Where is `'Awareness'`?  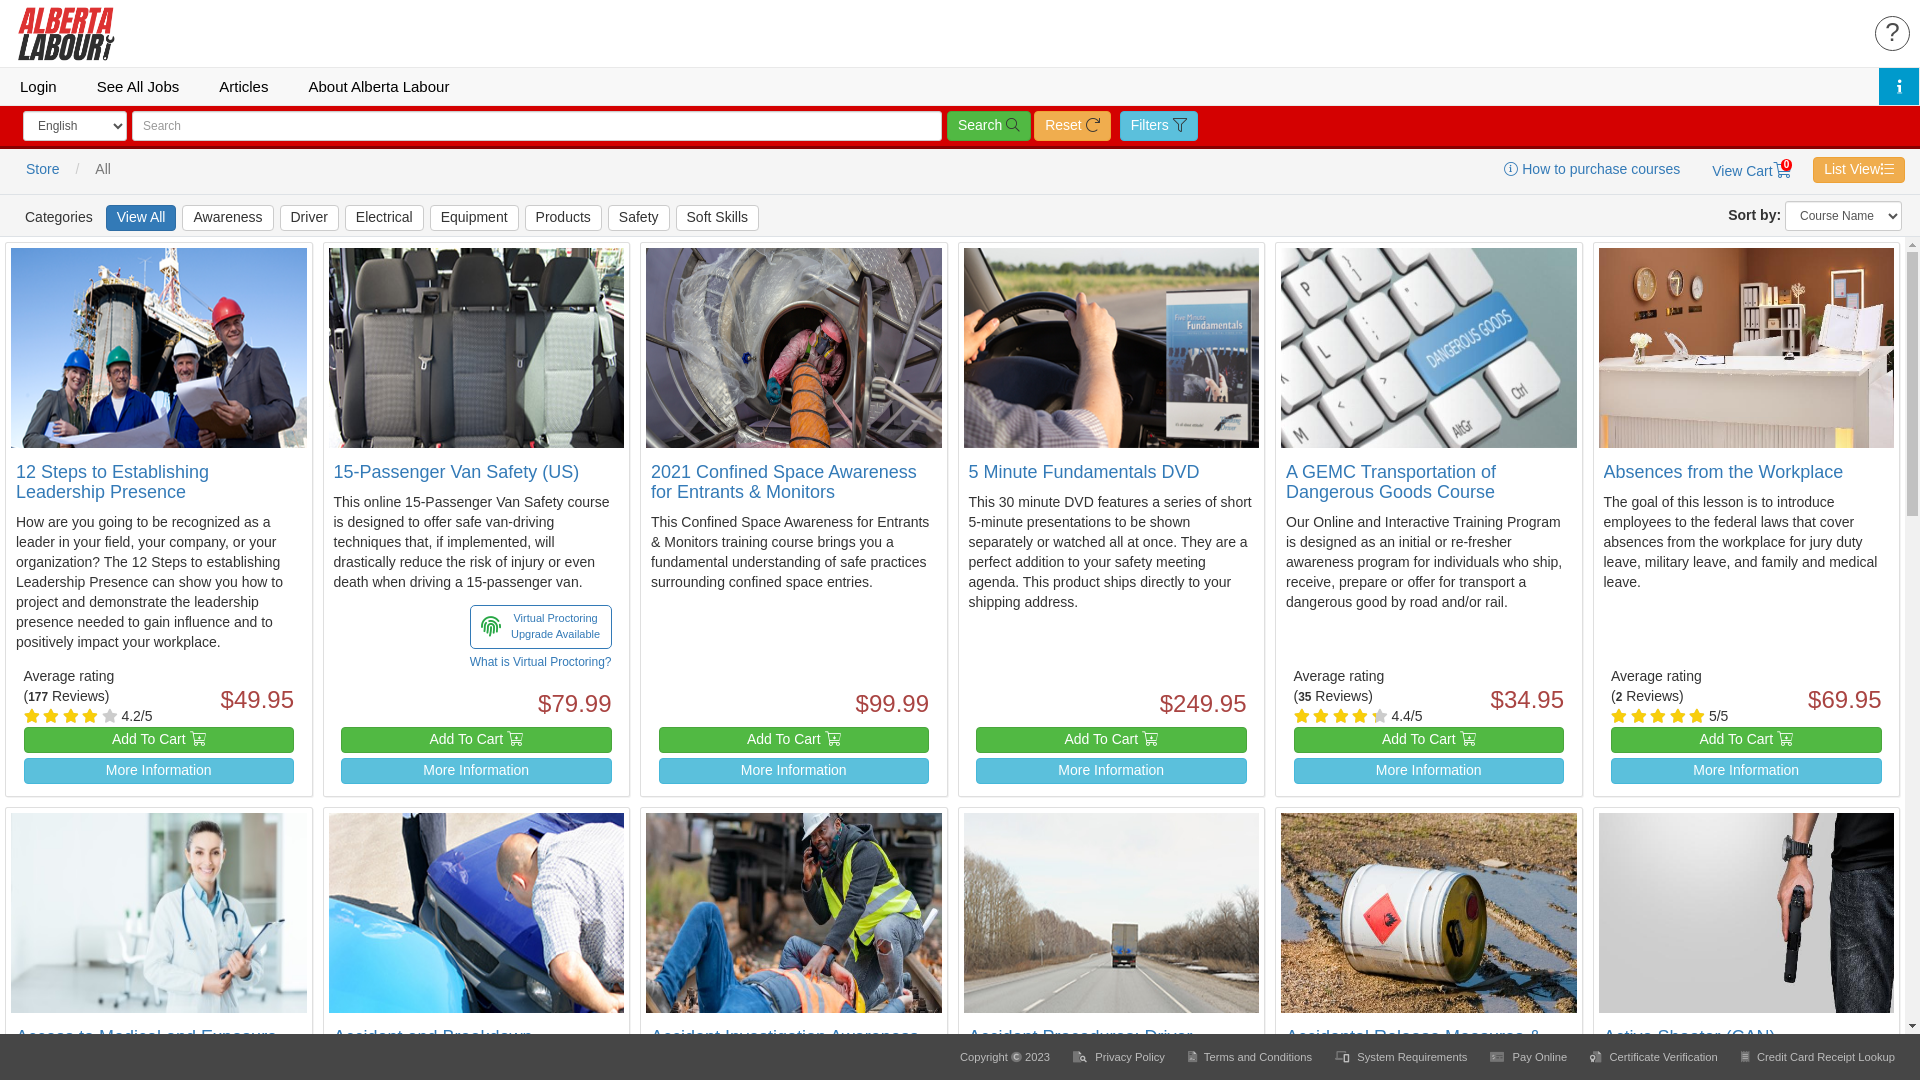 'Awareness' is located at coordinates (227, 218).